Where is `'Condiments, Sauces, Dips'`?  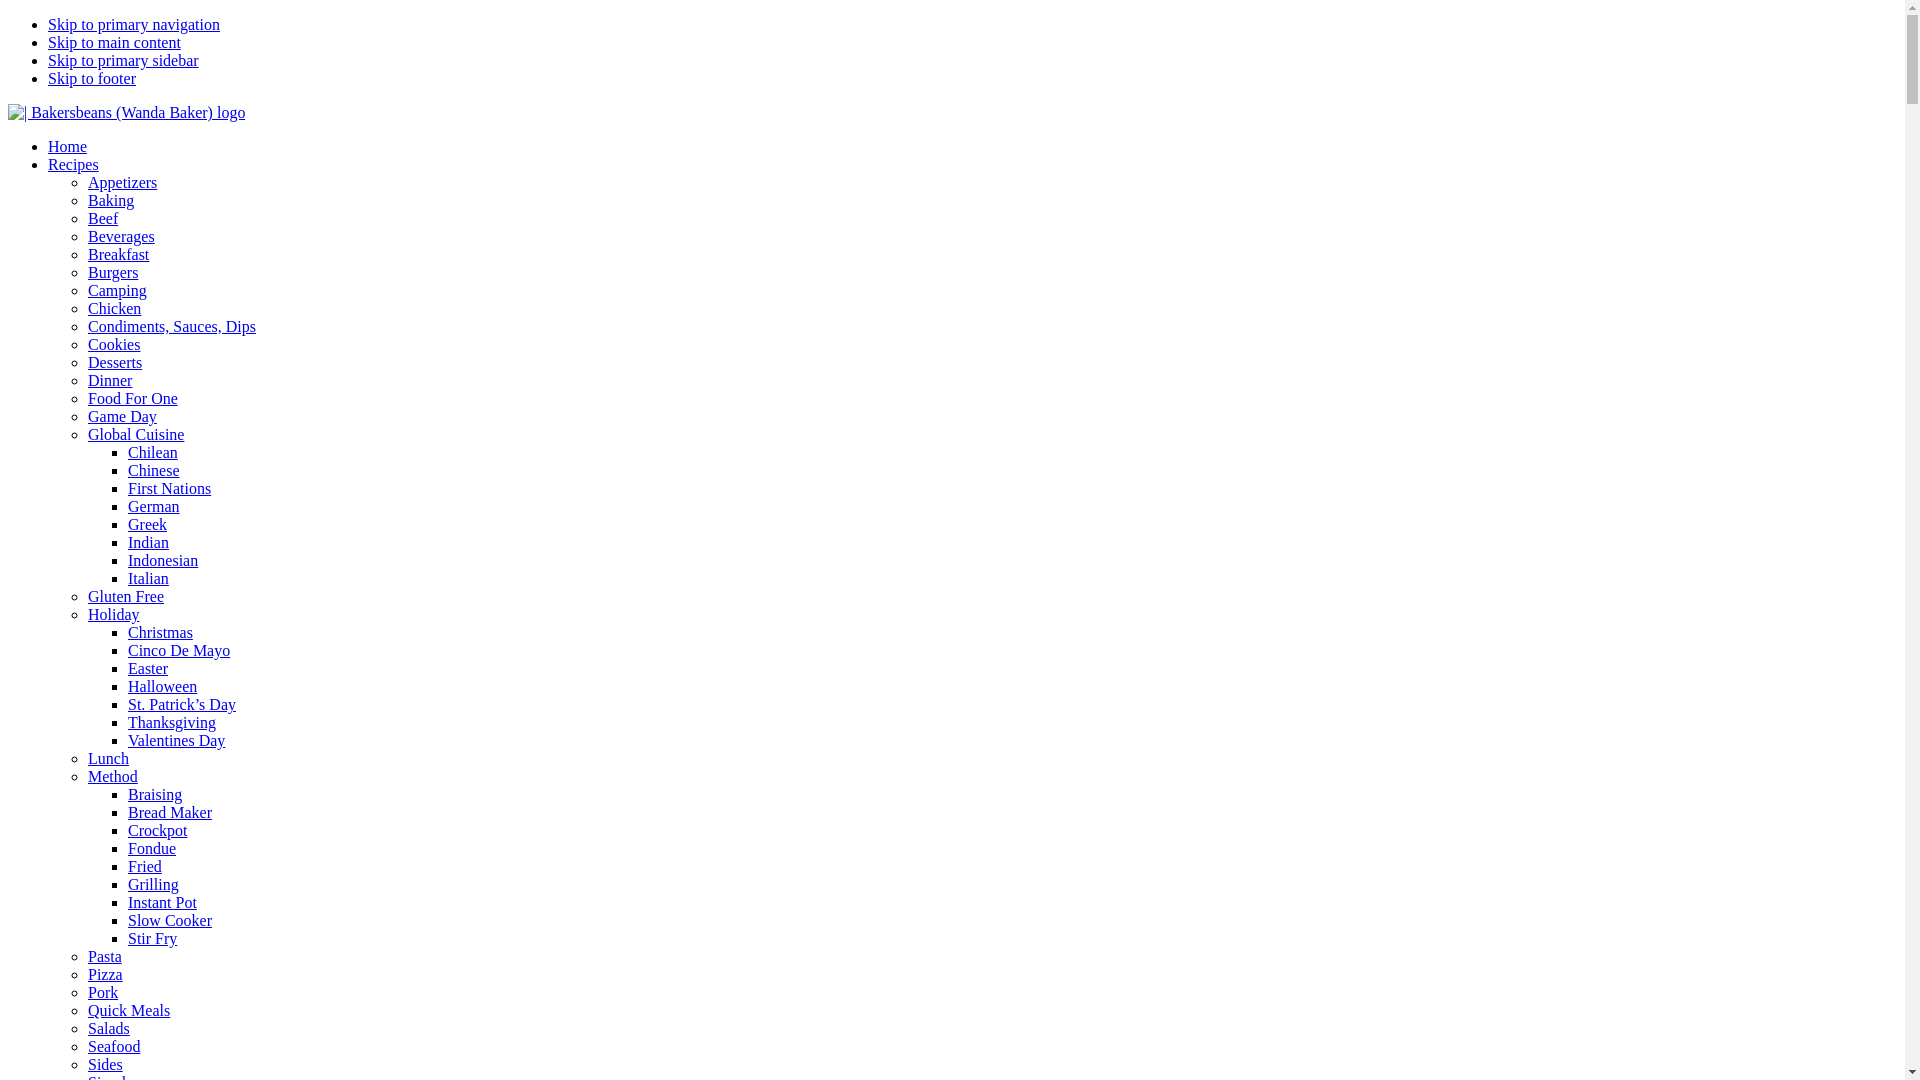
'Condiments, Sauces, Dips' is located at coordinates (86, 325).